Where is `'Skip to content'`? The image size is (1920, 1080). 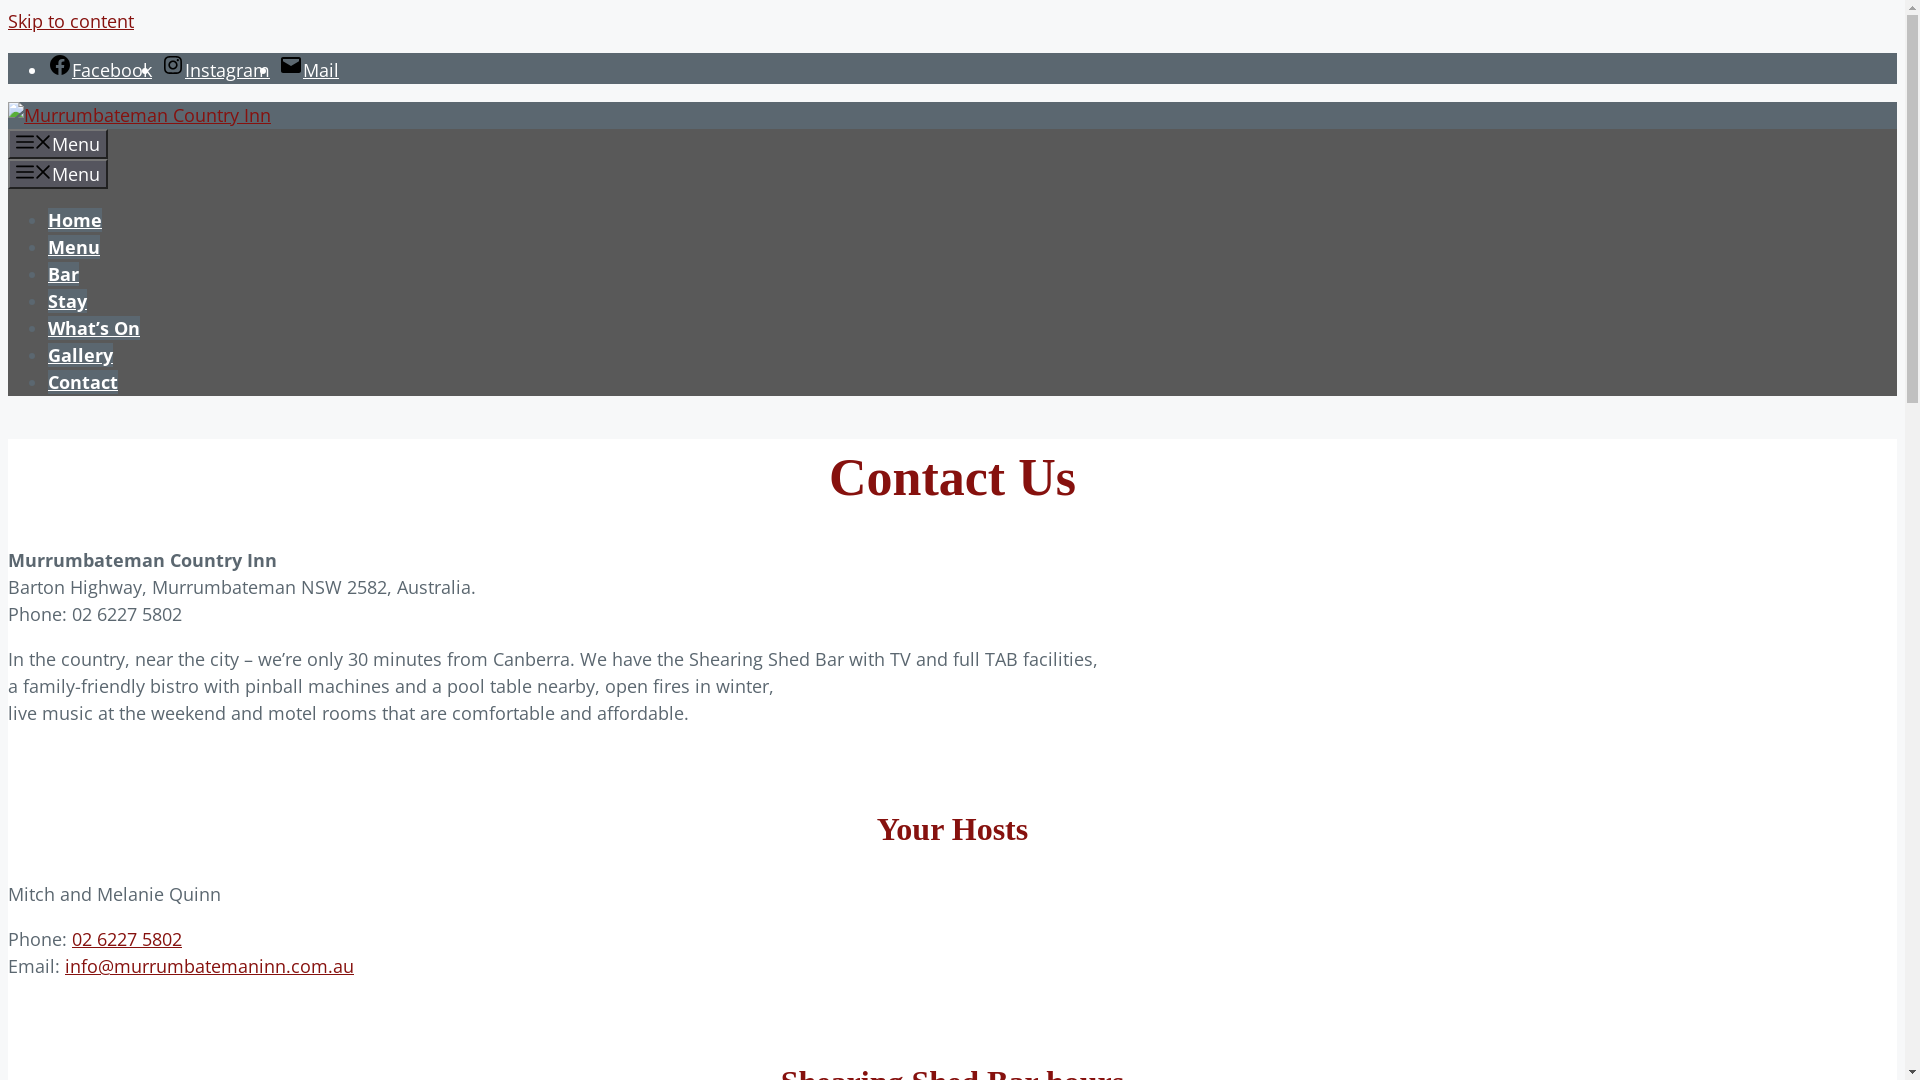 'Skip to content' is located at coordinates (71, 20).